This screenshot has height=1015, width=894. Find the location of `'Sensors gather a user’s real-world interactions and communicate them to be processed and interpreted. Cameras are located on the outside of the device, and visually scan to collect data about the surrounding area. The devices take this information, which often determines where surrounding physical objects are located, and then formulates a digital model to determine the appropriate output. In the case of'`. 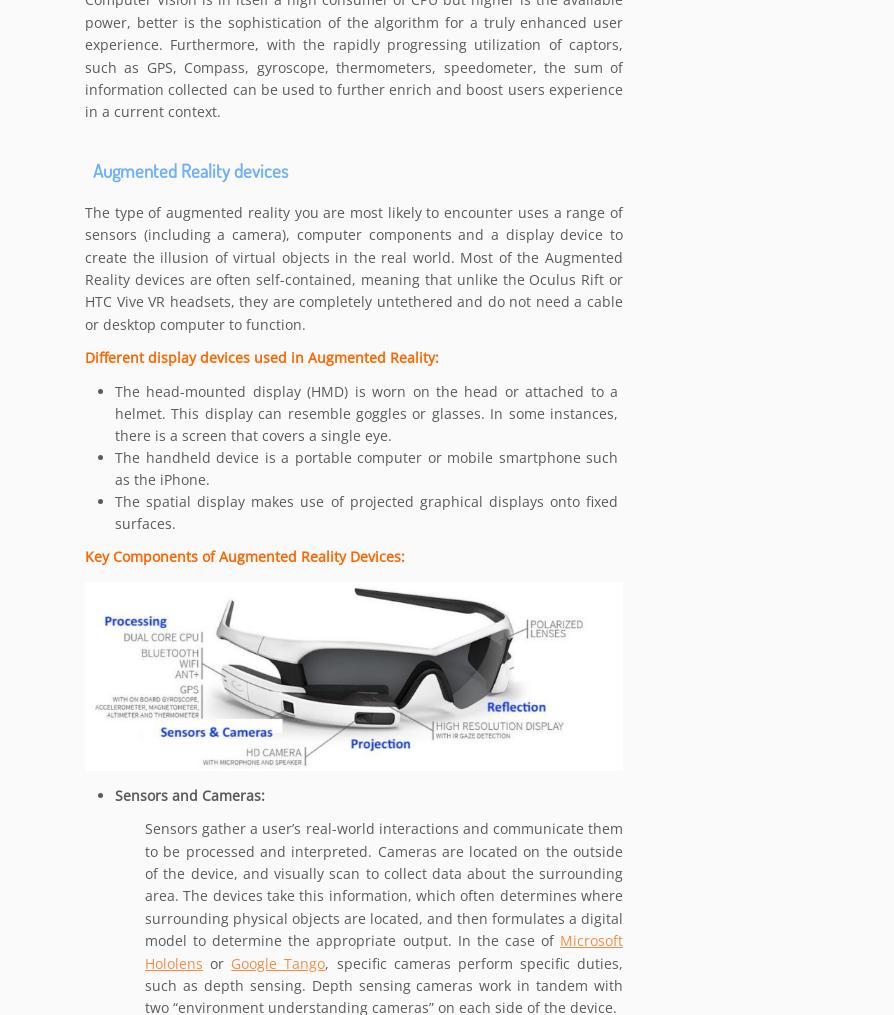

'Sensors gather a user’s real-world interactions and communicate them to be processed and interpreted. Cameras are located on the outside of the device, and visually scan to collect data about the surrounding area. The devices take this information, which often determines where surrounding physical objects are located, and then formulates a digital model to determine the appropriate output. In the case of' is located at coordinates (145, 884).